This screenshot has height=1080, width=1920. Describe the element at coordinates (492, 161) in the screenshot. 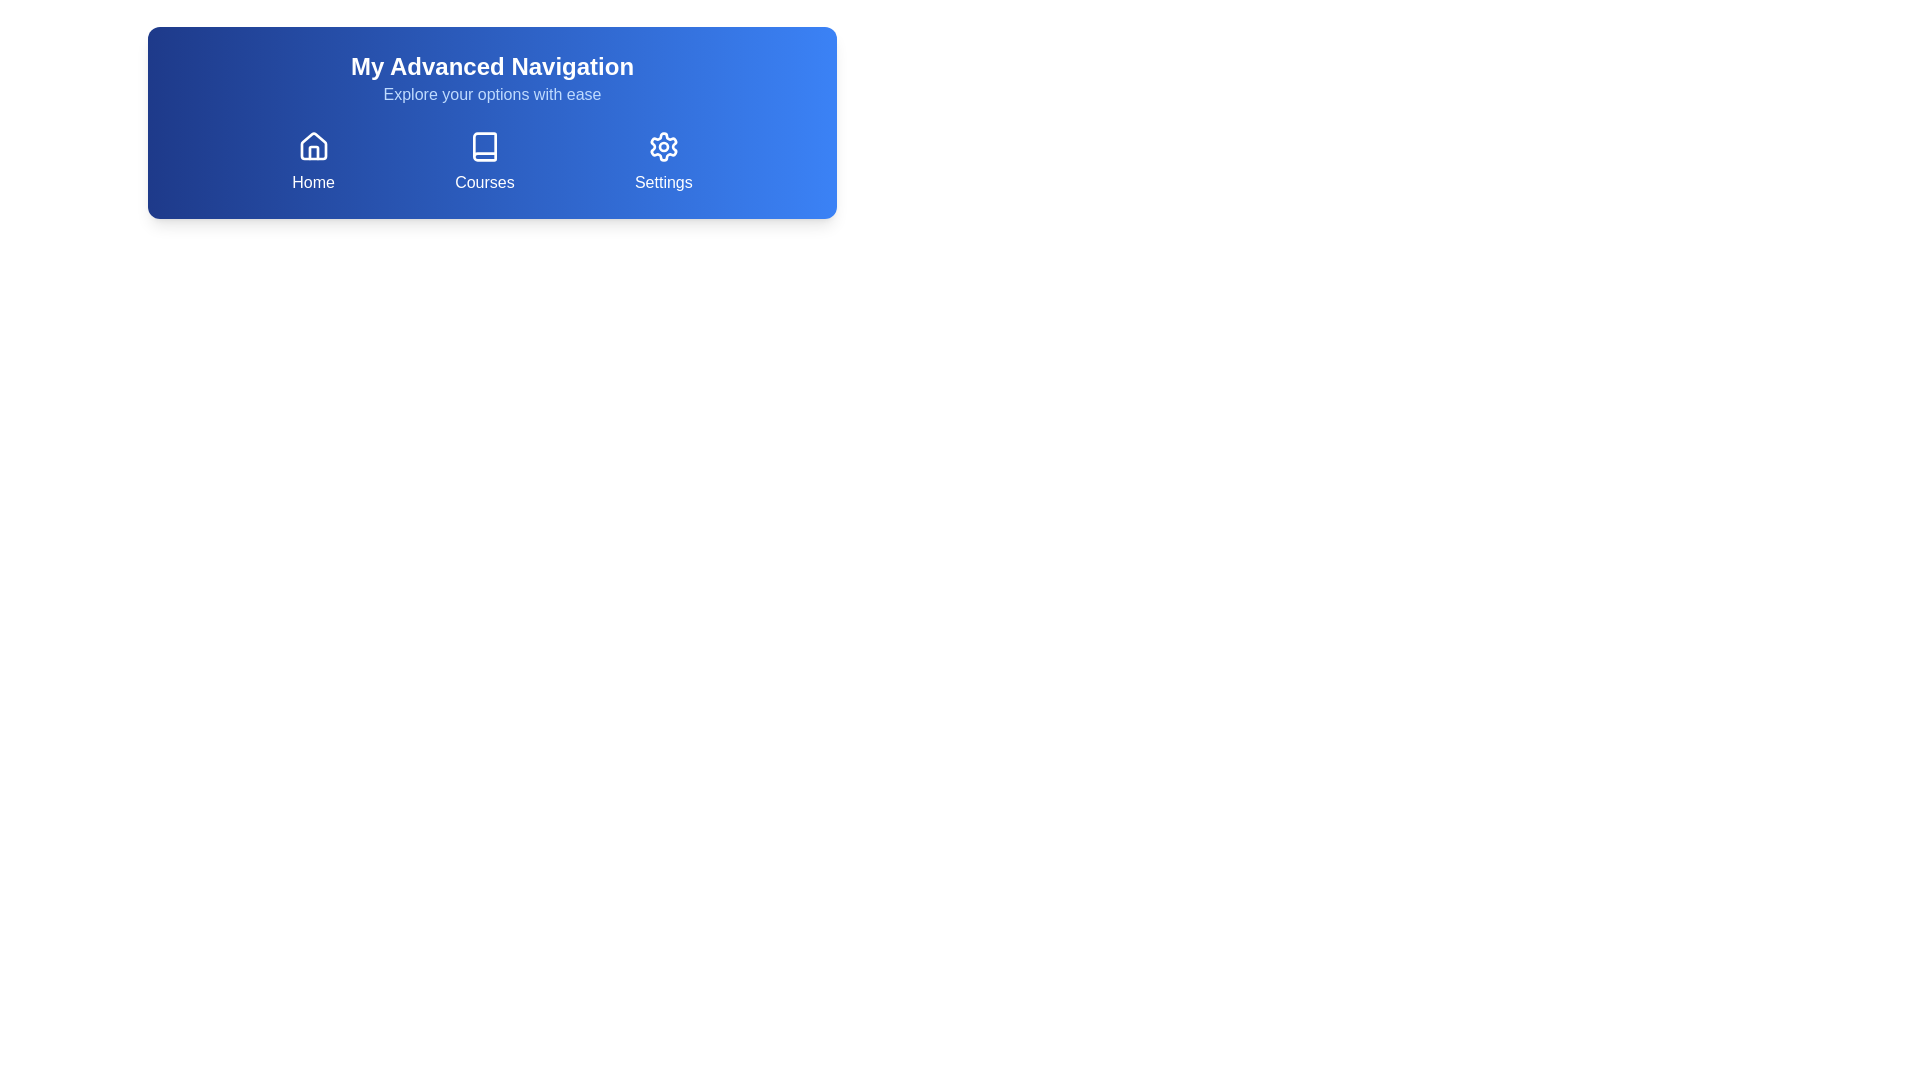

I see `the 'Courses' item in the Navigation menu, which is located below the title 'My Advanced Navigation'` at that location.